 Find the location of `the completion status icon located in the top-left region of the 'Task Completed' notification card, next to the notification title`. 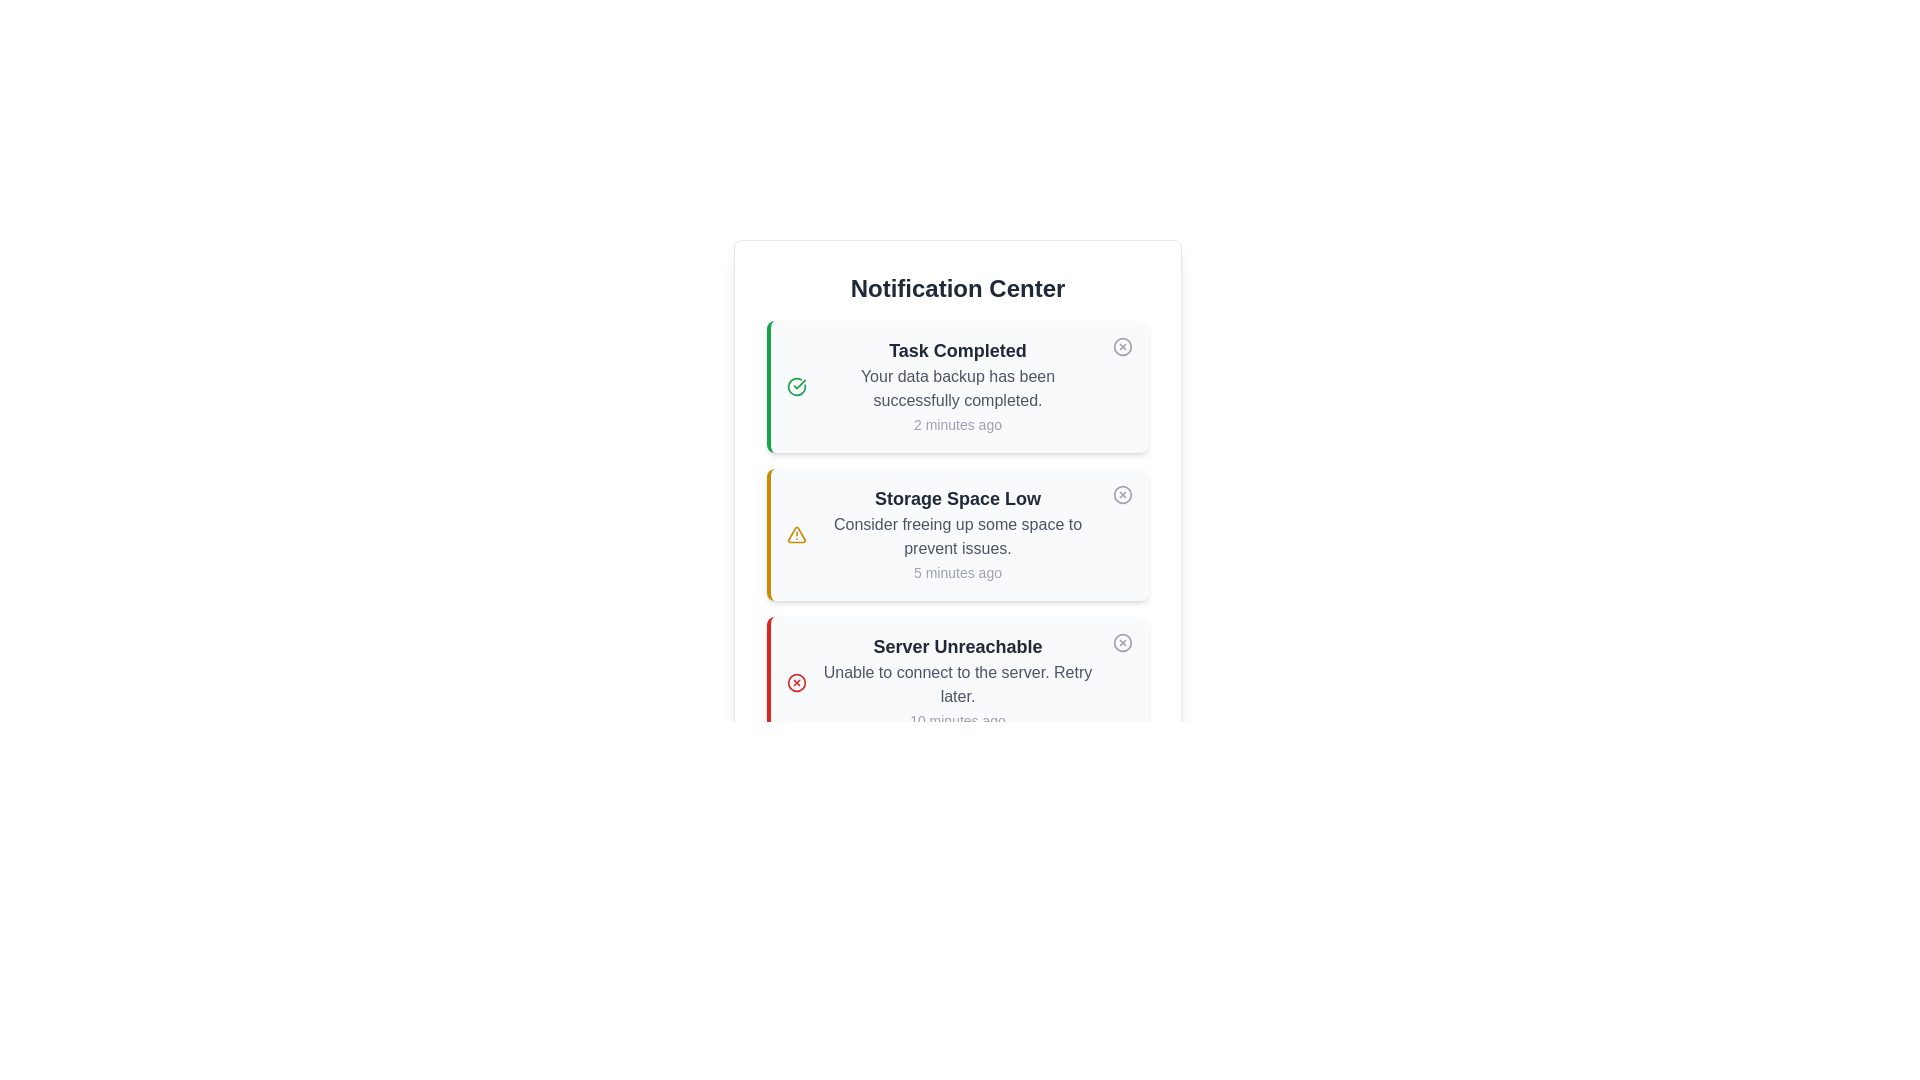

the completion status icon located in the top-left region of the 'Task Completed' notification card, next to the notification title is located at coordinates (795, 386).